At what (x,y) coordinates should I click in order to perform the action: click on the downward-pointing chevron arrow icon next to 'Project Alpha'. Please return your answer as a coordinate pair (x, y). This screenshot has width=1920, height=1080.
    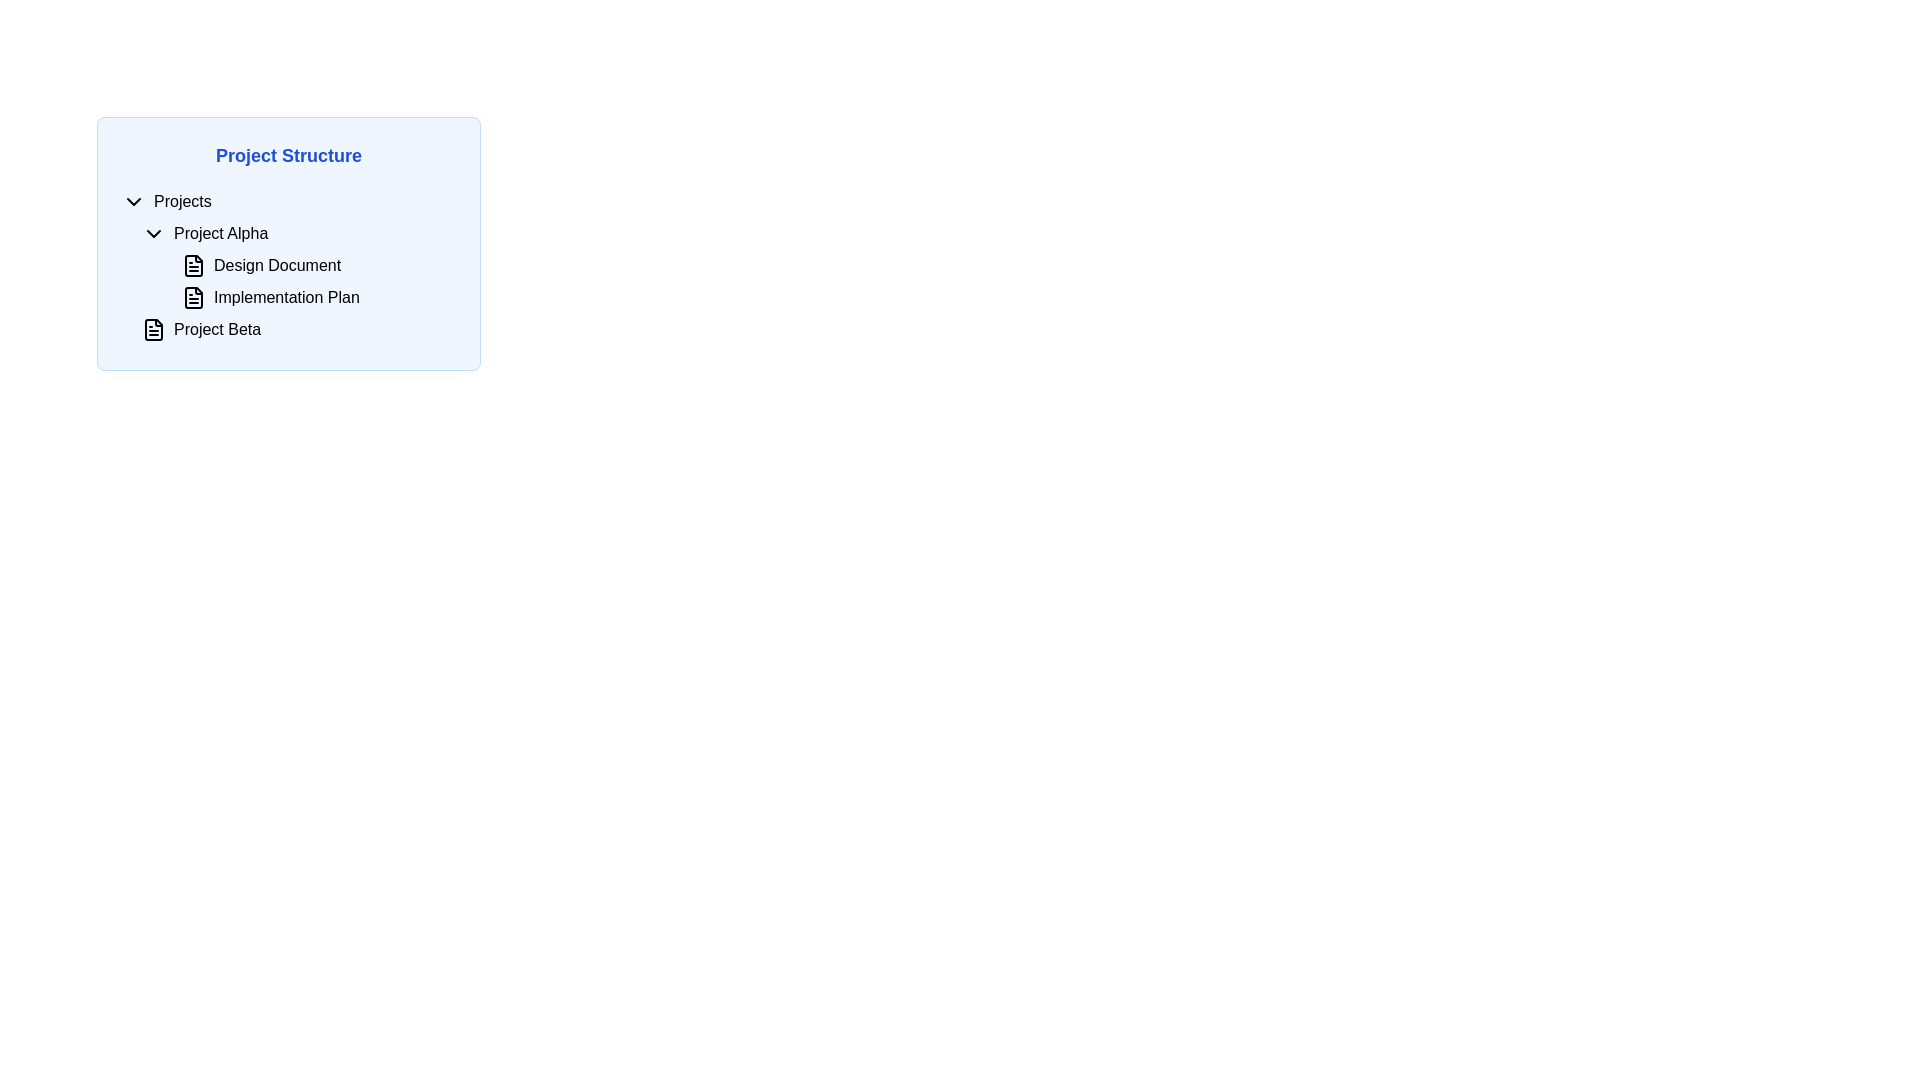
    Looking at the image, I should click on (152, 233).